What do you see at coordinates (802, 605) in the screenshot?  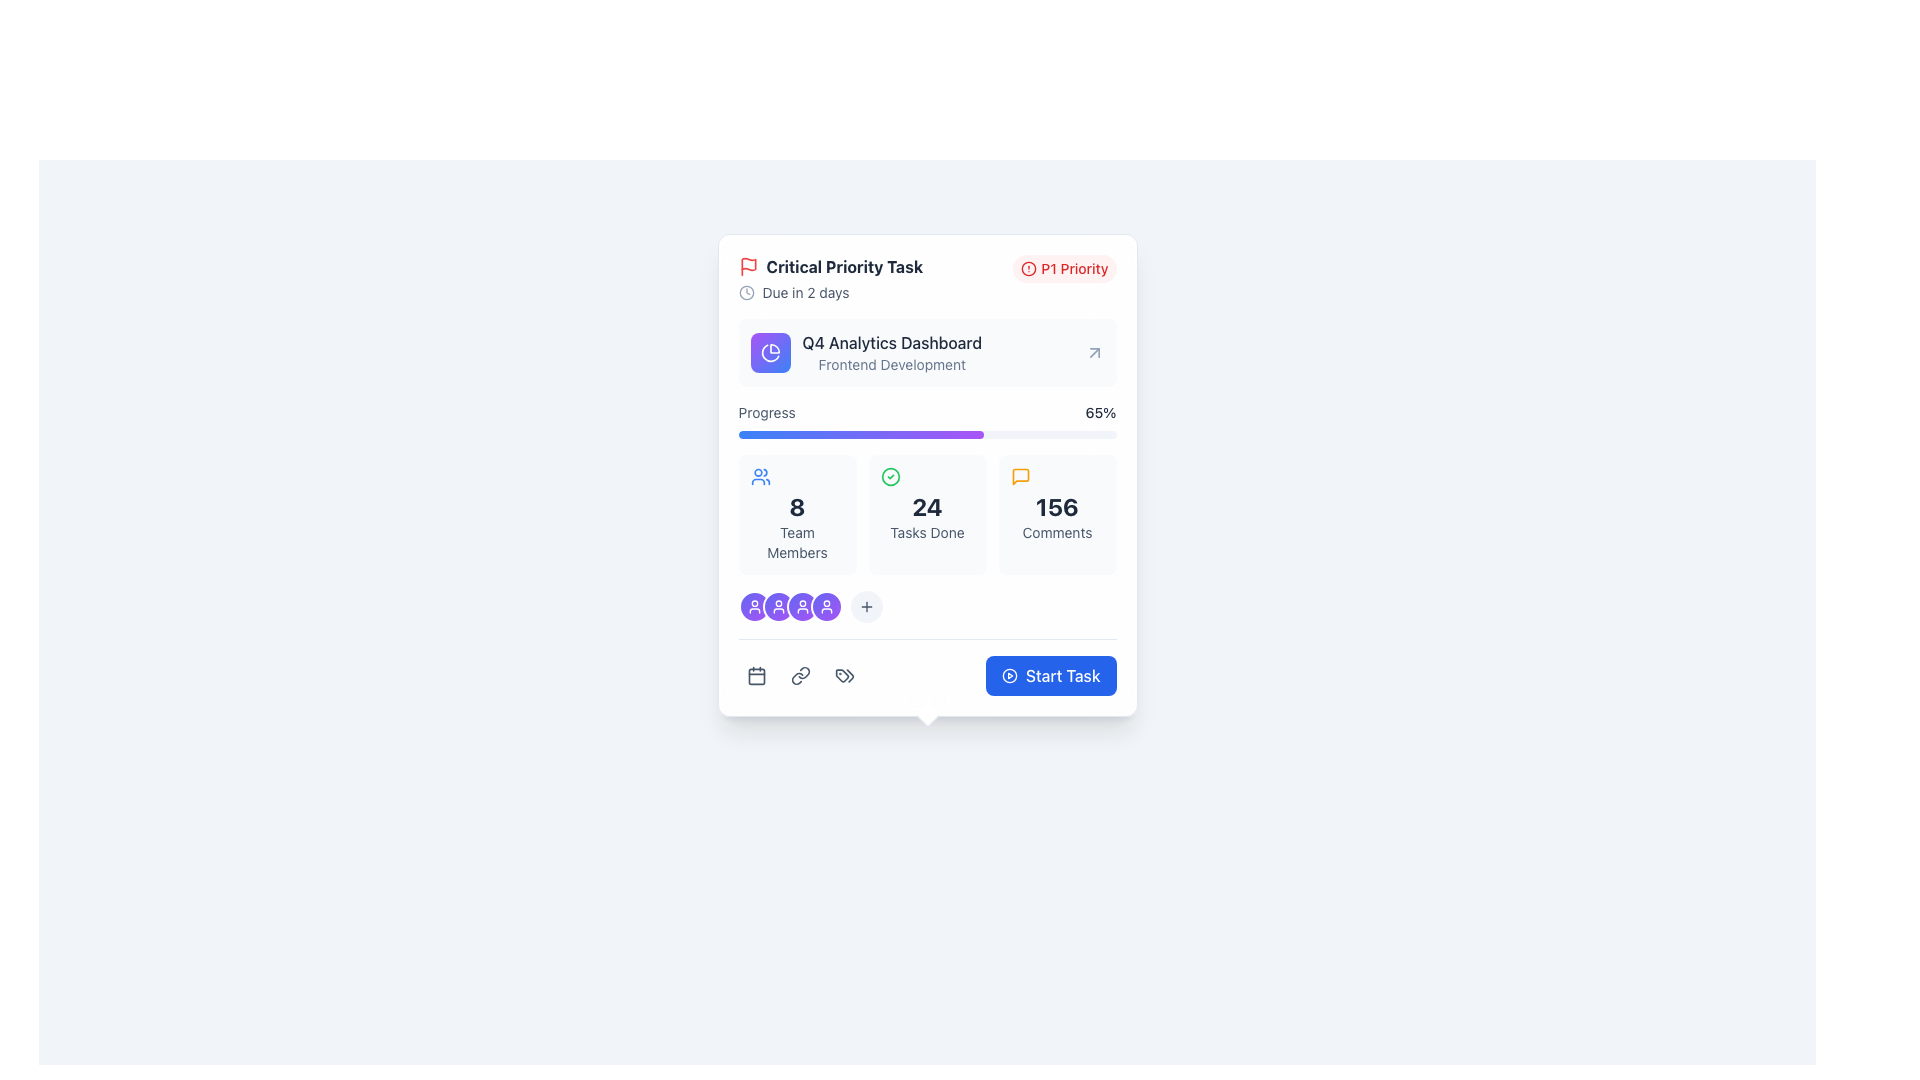 I see `the circular button with a user icon, styled with a gradient from indigo to purple and a white border, which is the fifth element in a horizontal series of buttons located below the 'Progress' bar` at bounding box center [802, 605].